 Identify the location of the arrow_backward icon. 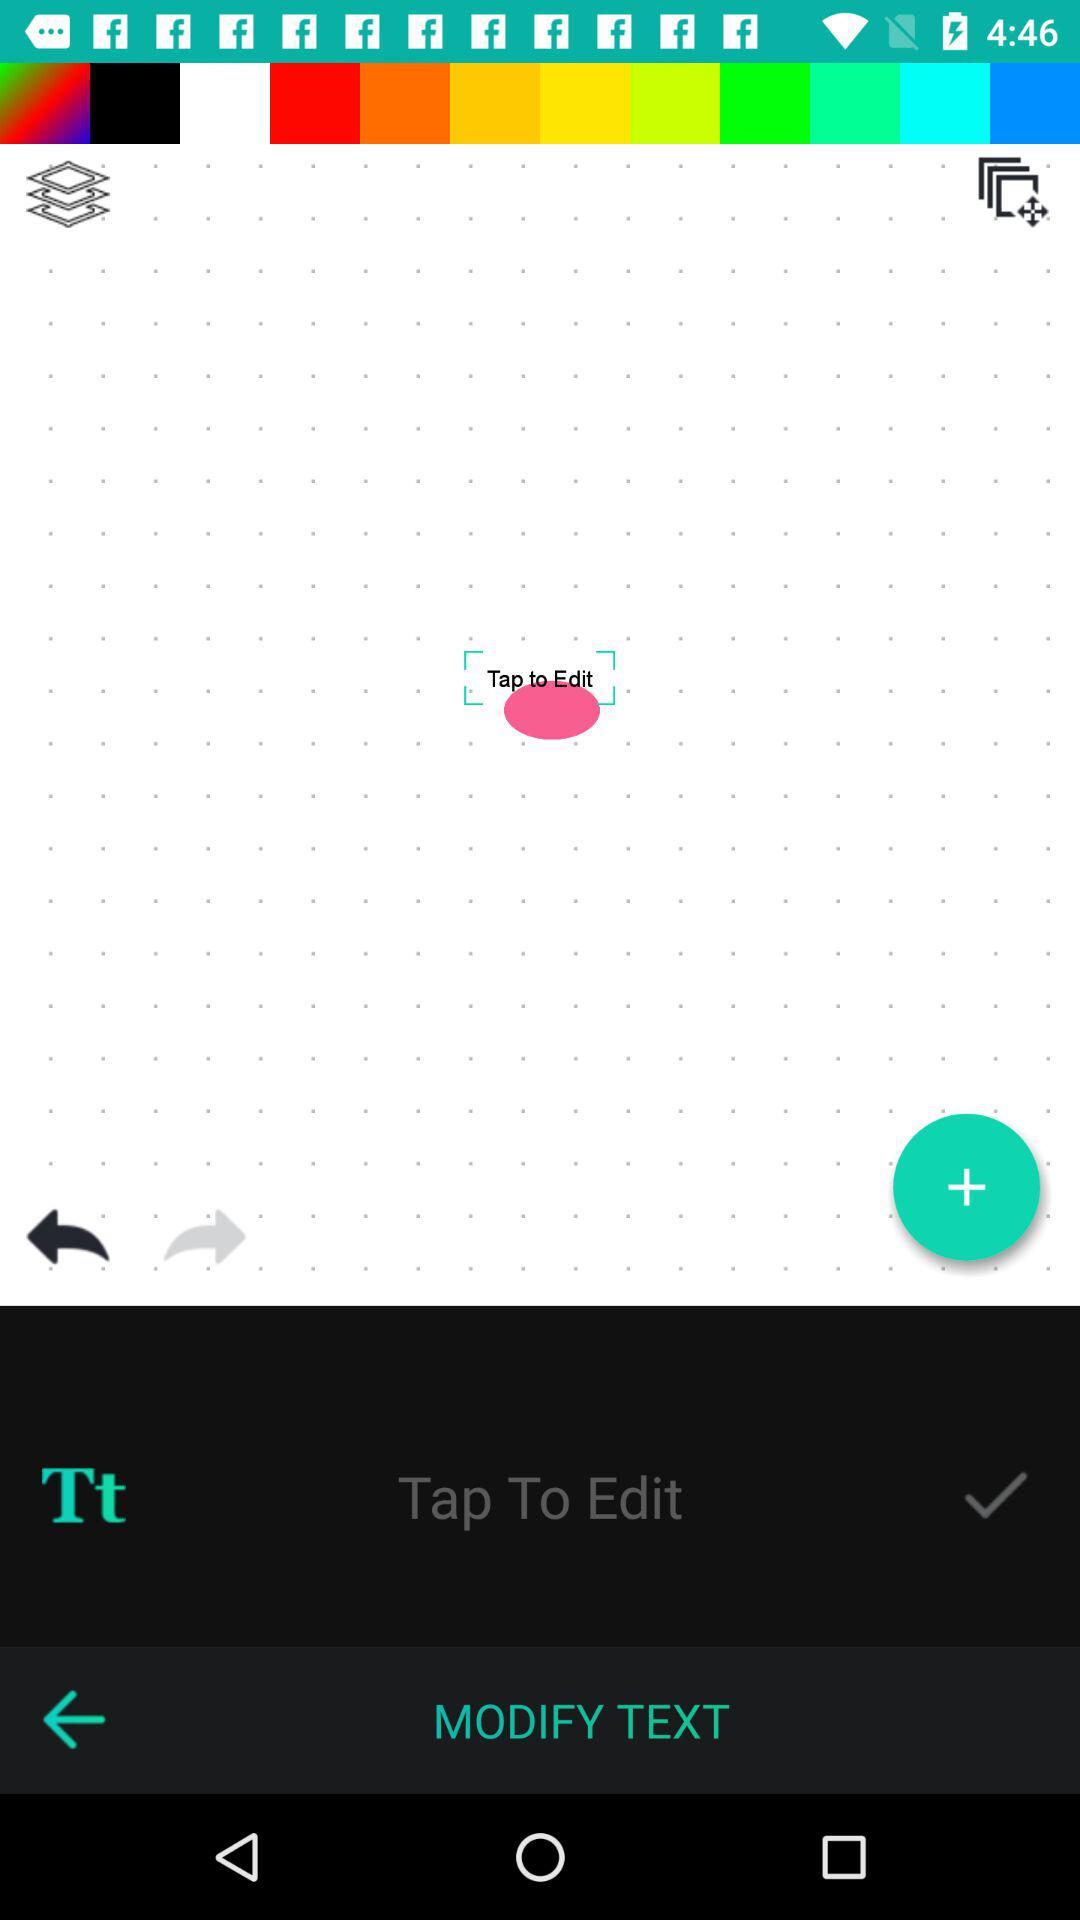
(72, 1719).